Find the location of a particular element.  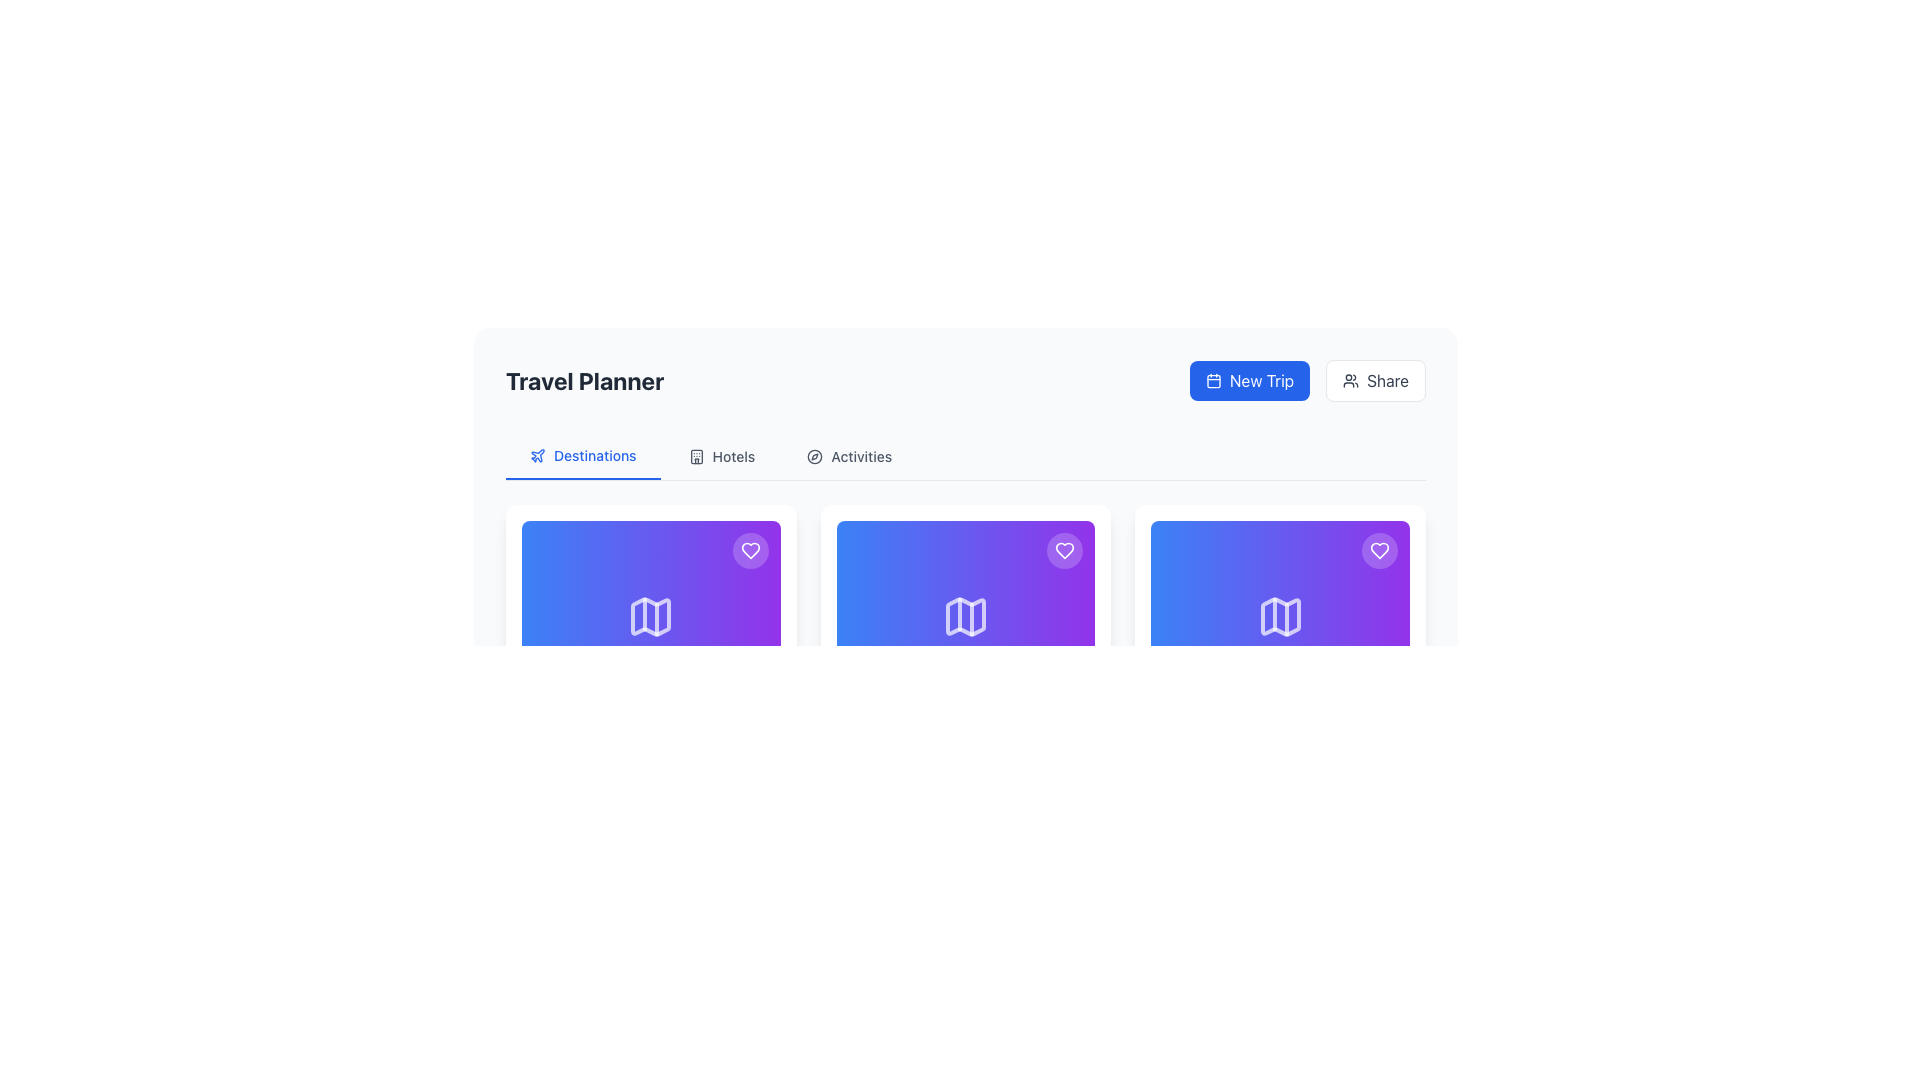

the circular graphic element within the compass icon for decorative or informational purposes, located at the center of the SVG element is located at coordinates (815, 456).